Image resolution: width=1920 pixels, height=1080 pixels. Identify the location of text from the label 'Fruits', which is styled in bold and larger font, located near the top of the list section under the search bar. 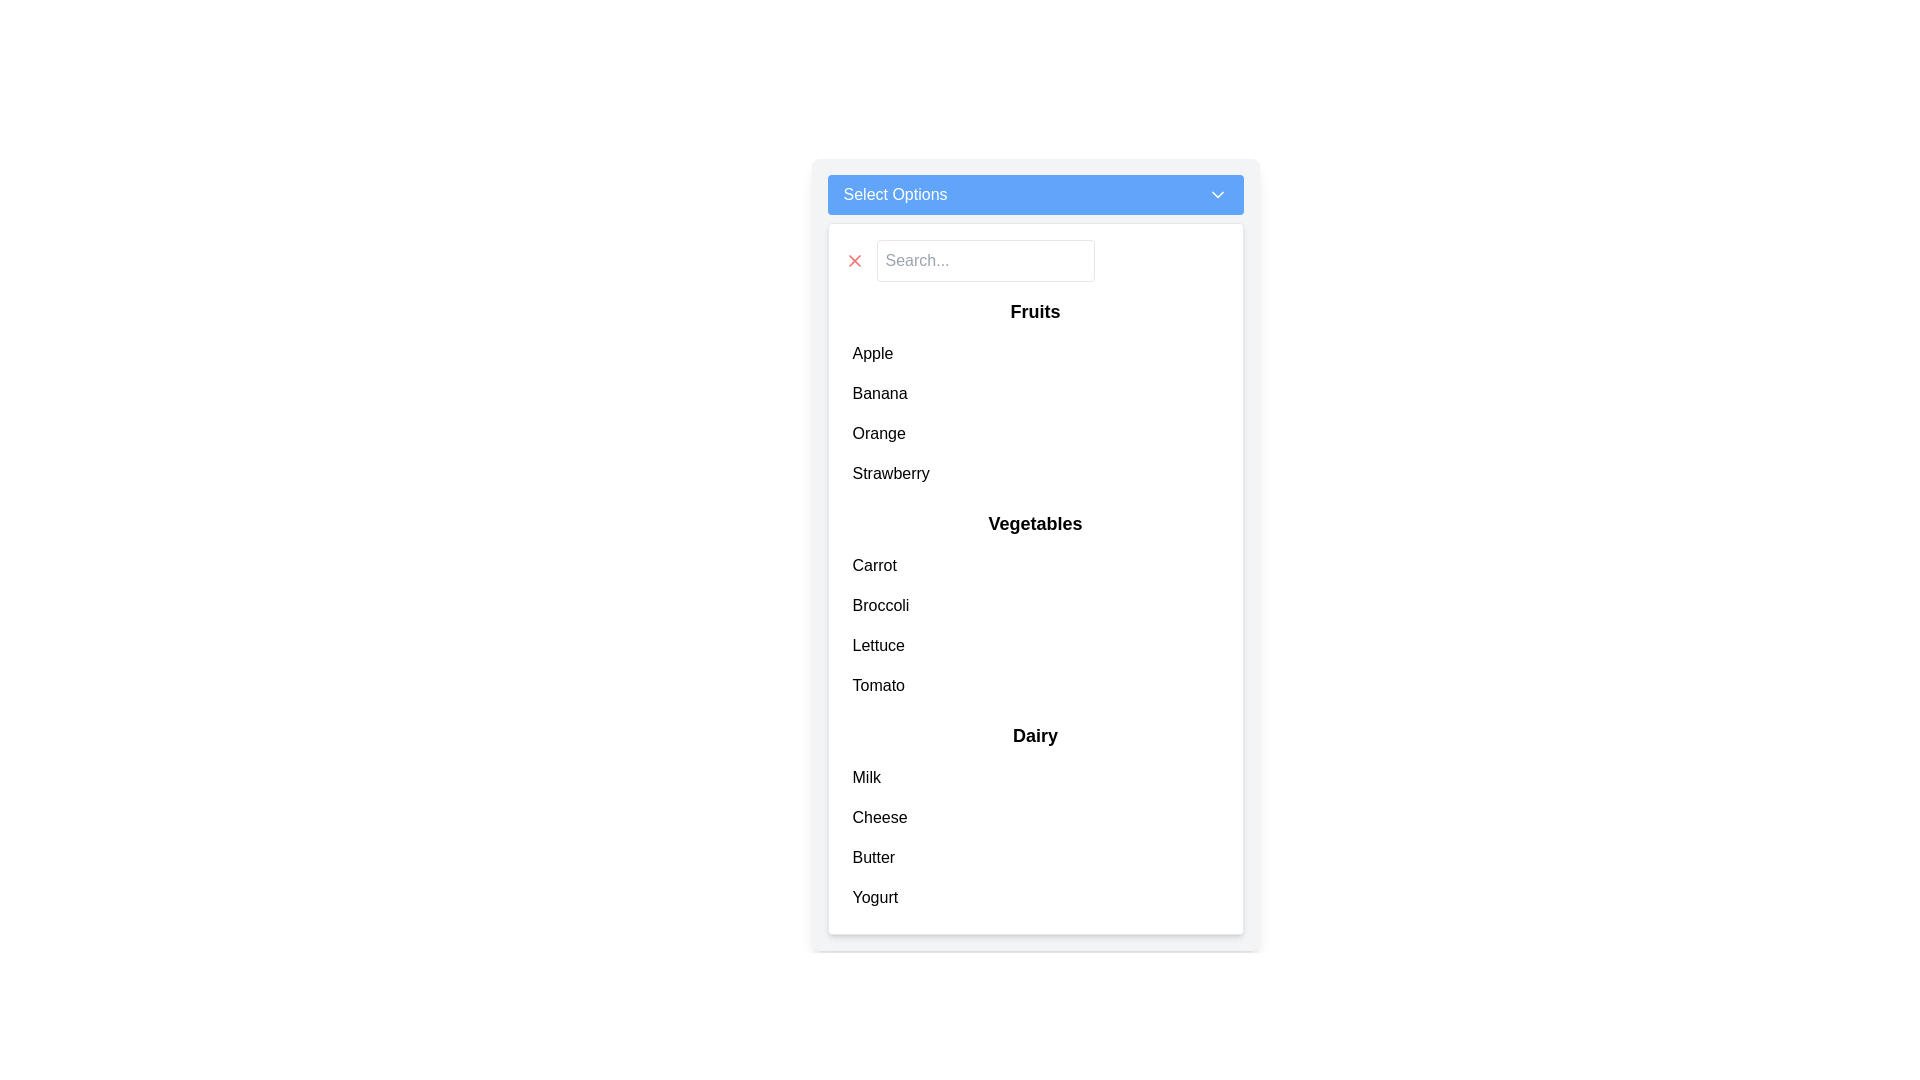
(1035, 312).